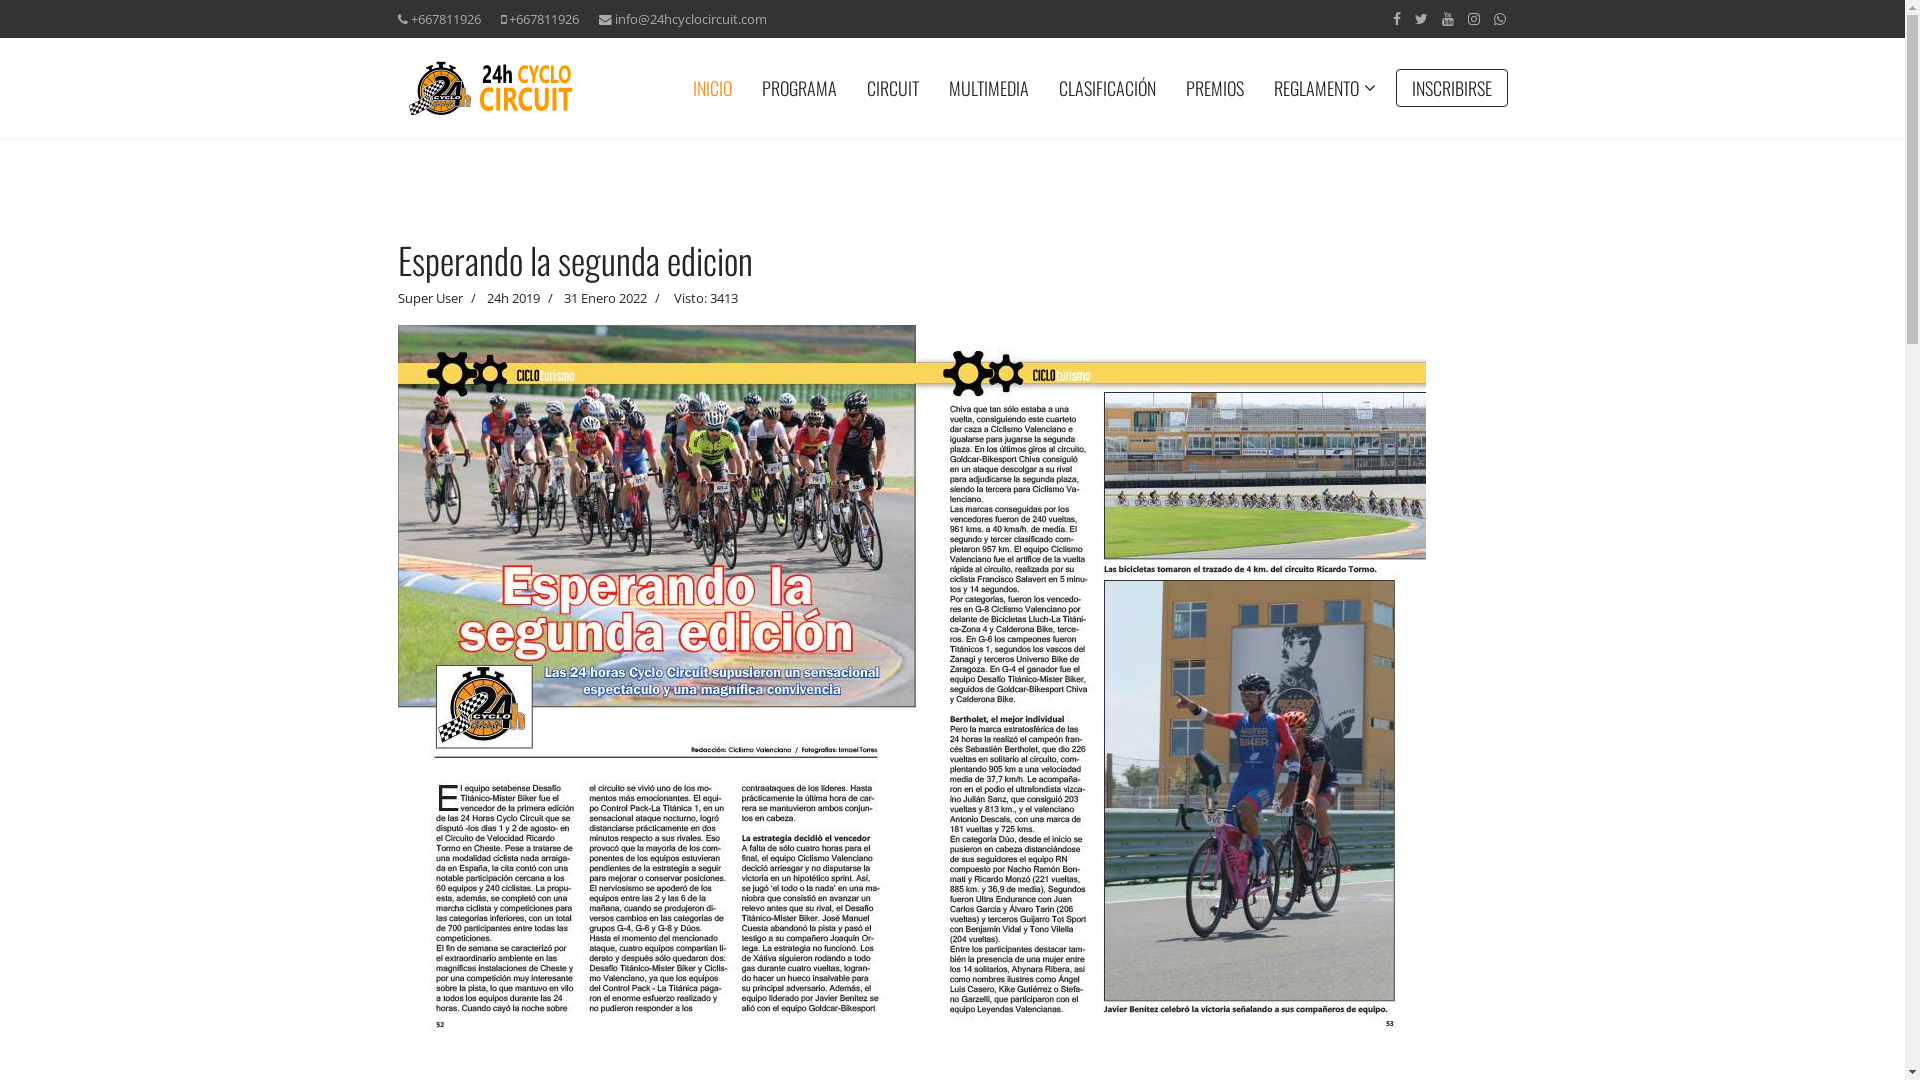 The image size is (1920, 1080). What do you see at coordinates (485, 297) in the screenshot?
I see `'24h 2019'` at bounding box center [485, 297].